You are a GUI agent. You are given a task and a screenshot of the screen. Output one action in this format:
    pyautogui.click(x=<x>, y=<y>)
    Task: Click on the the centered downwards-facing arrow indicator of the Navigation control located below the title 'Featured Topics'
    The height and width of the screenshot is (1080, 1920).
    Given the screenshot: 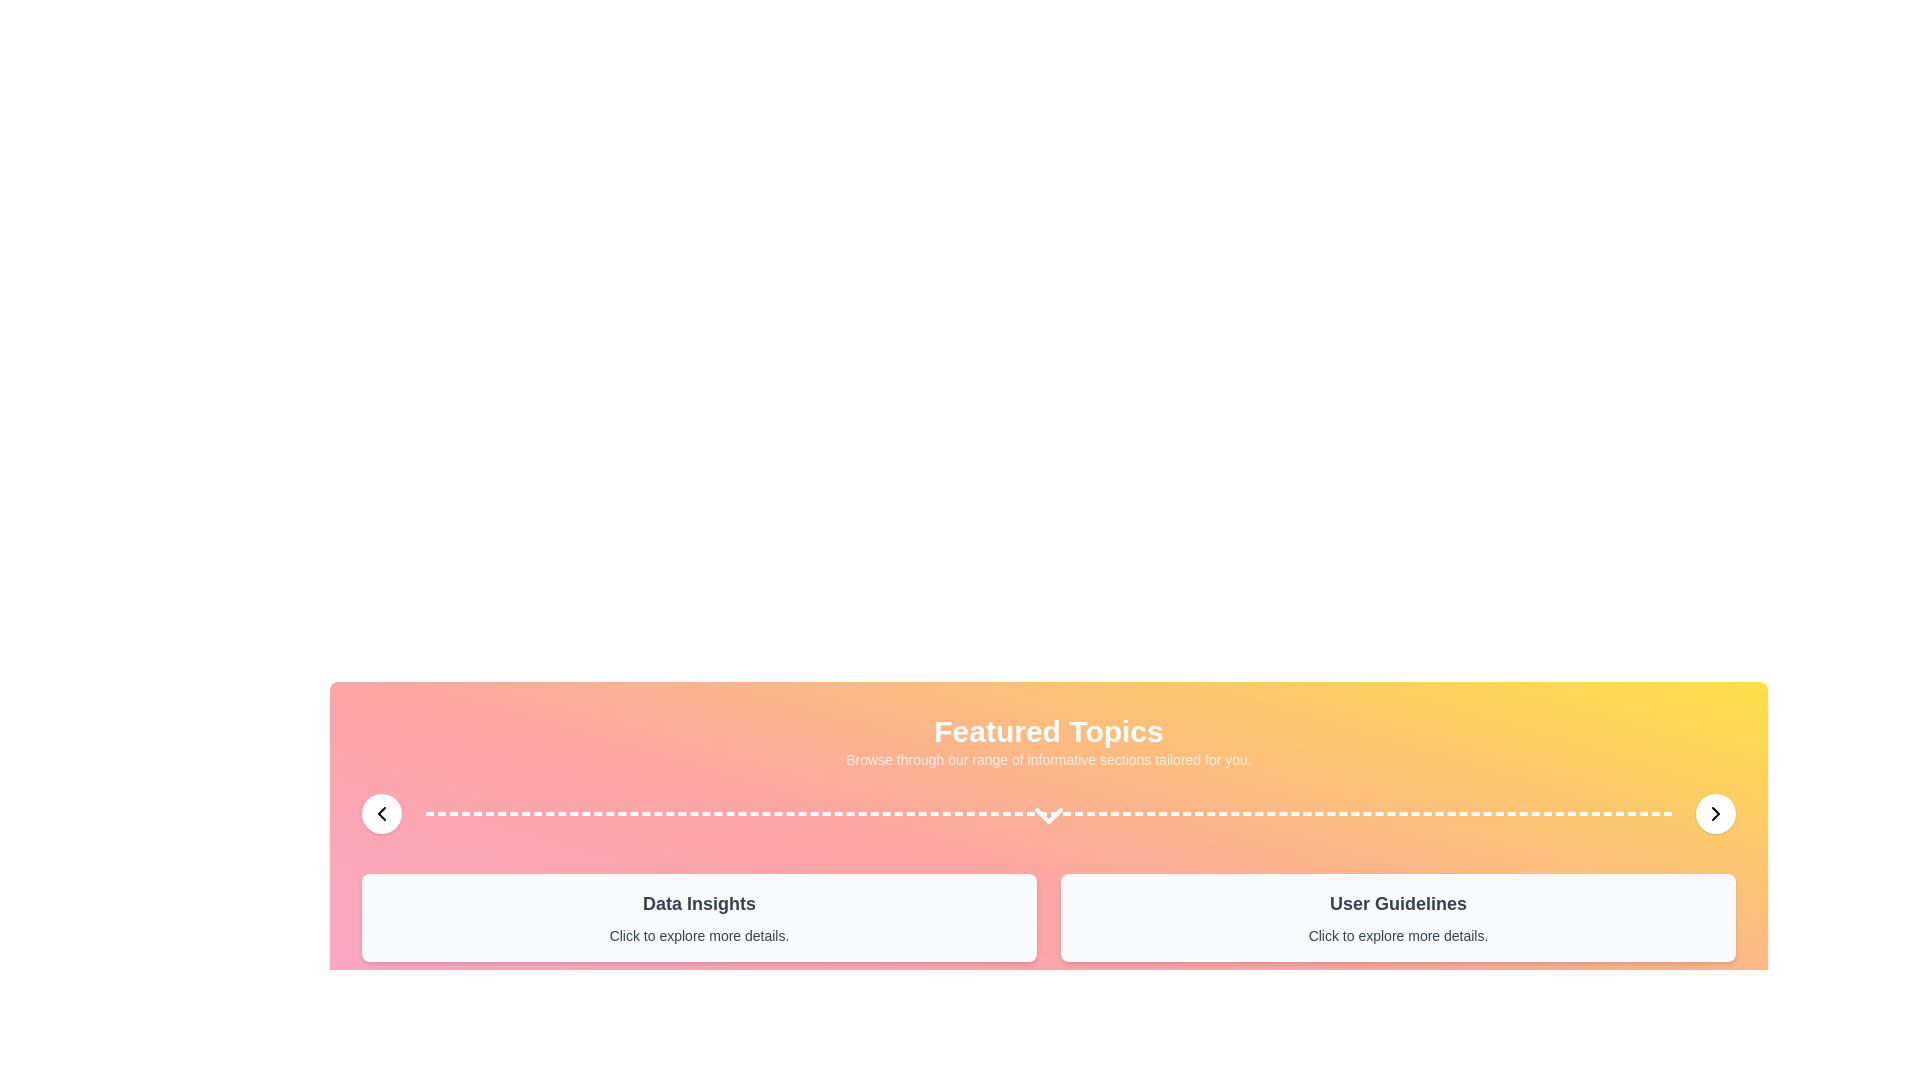 What is the action you would take?
    pyautogui.click(x=1048, y=813)
    